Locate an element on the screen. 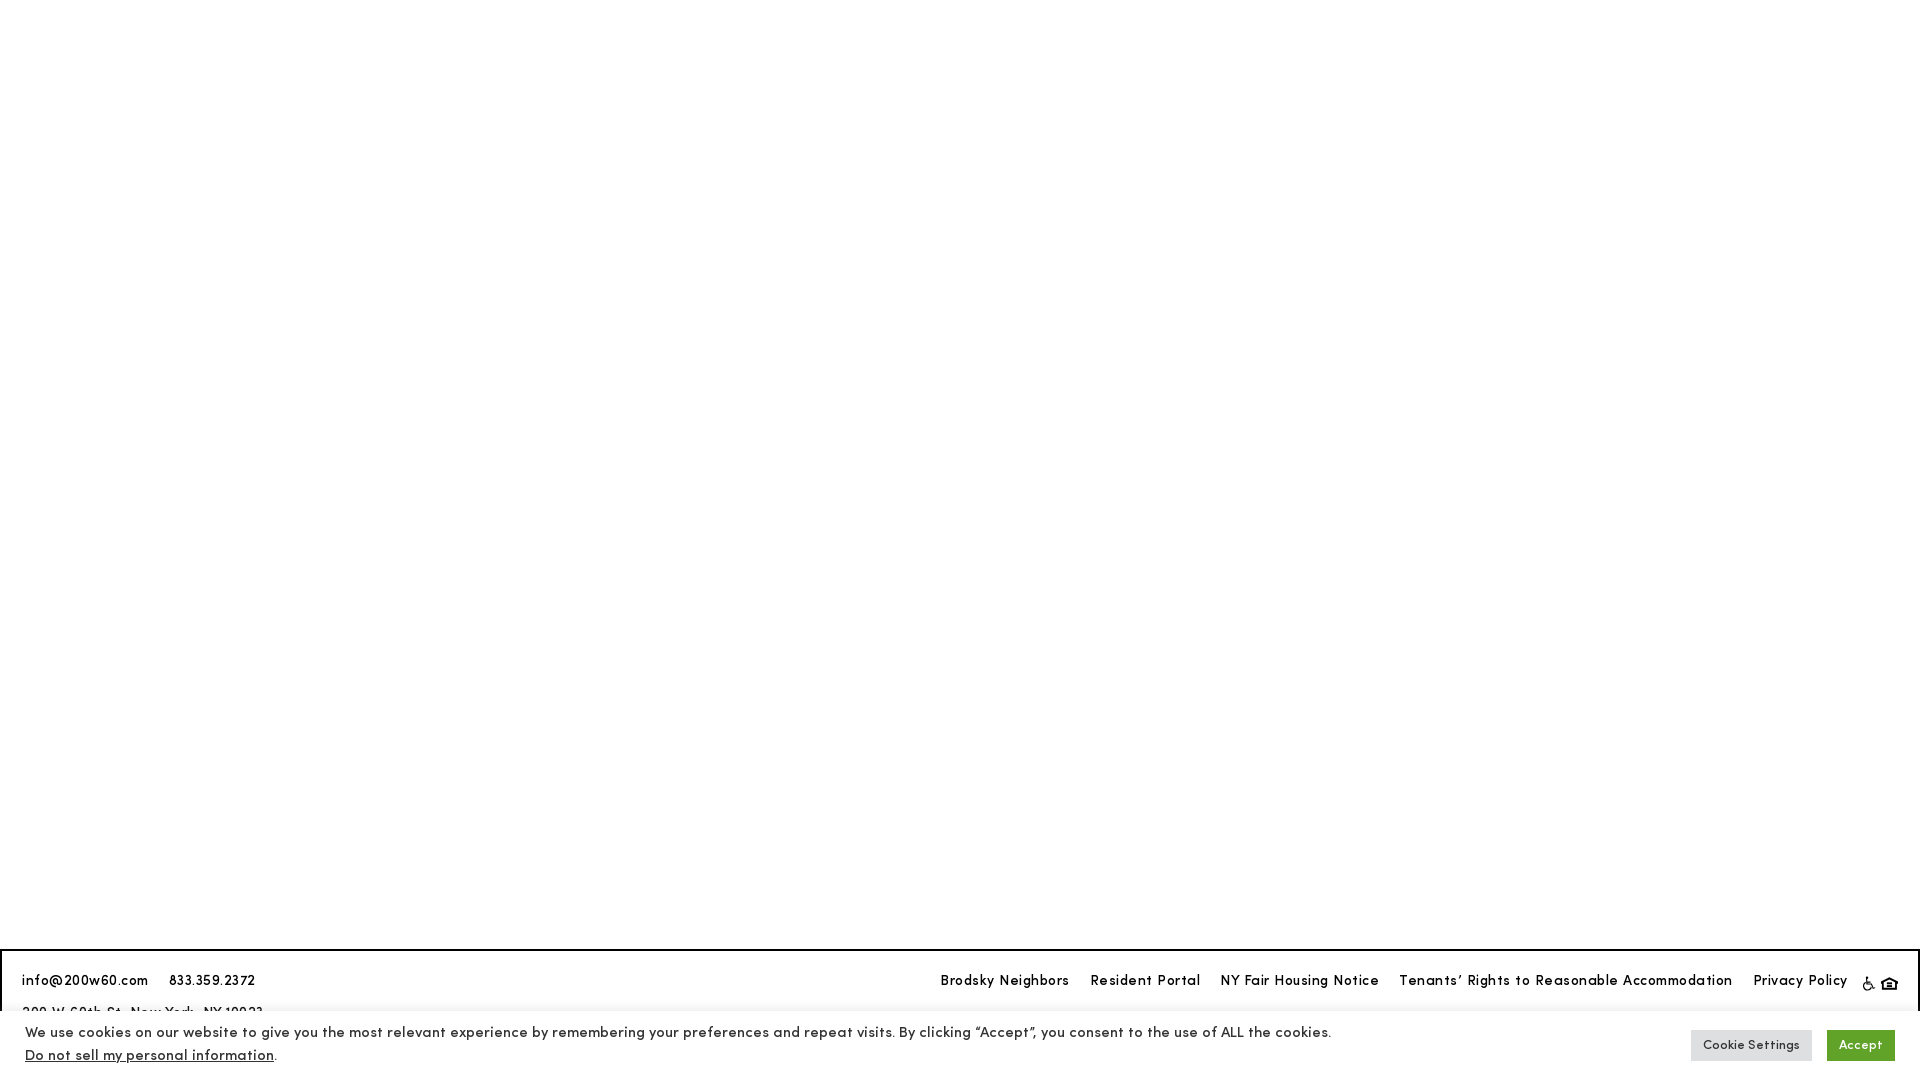 The image size is (1920, 1080). 'Brodsky Neighbors' is located at coordinates (1004, 981).